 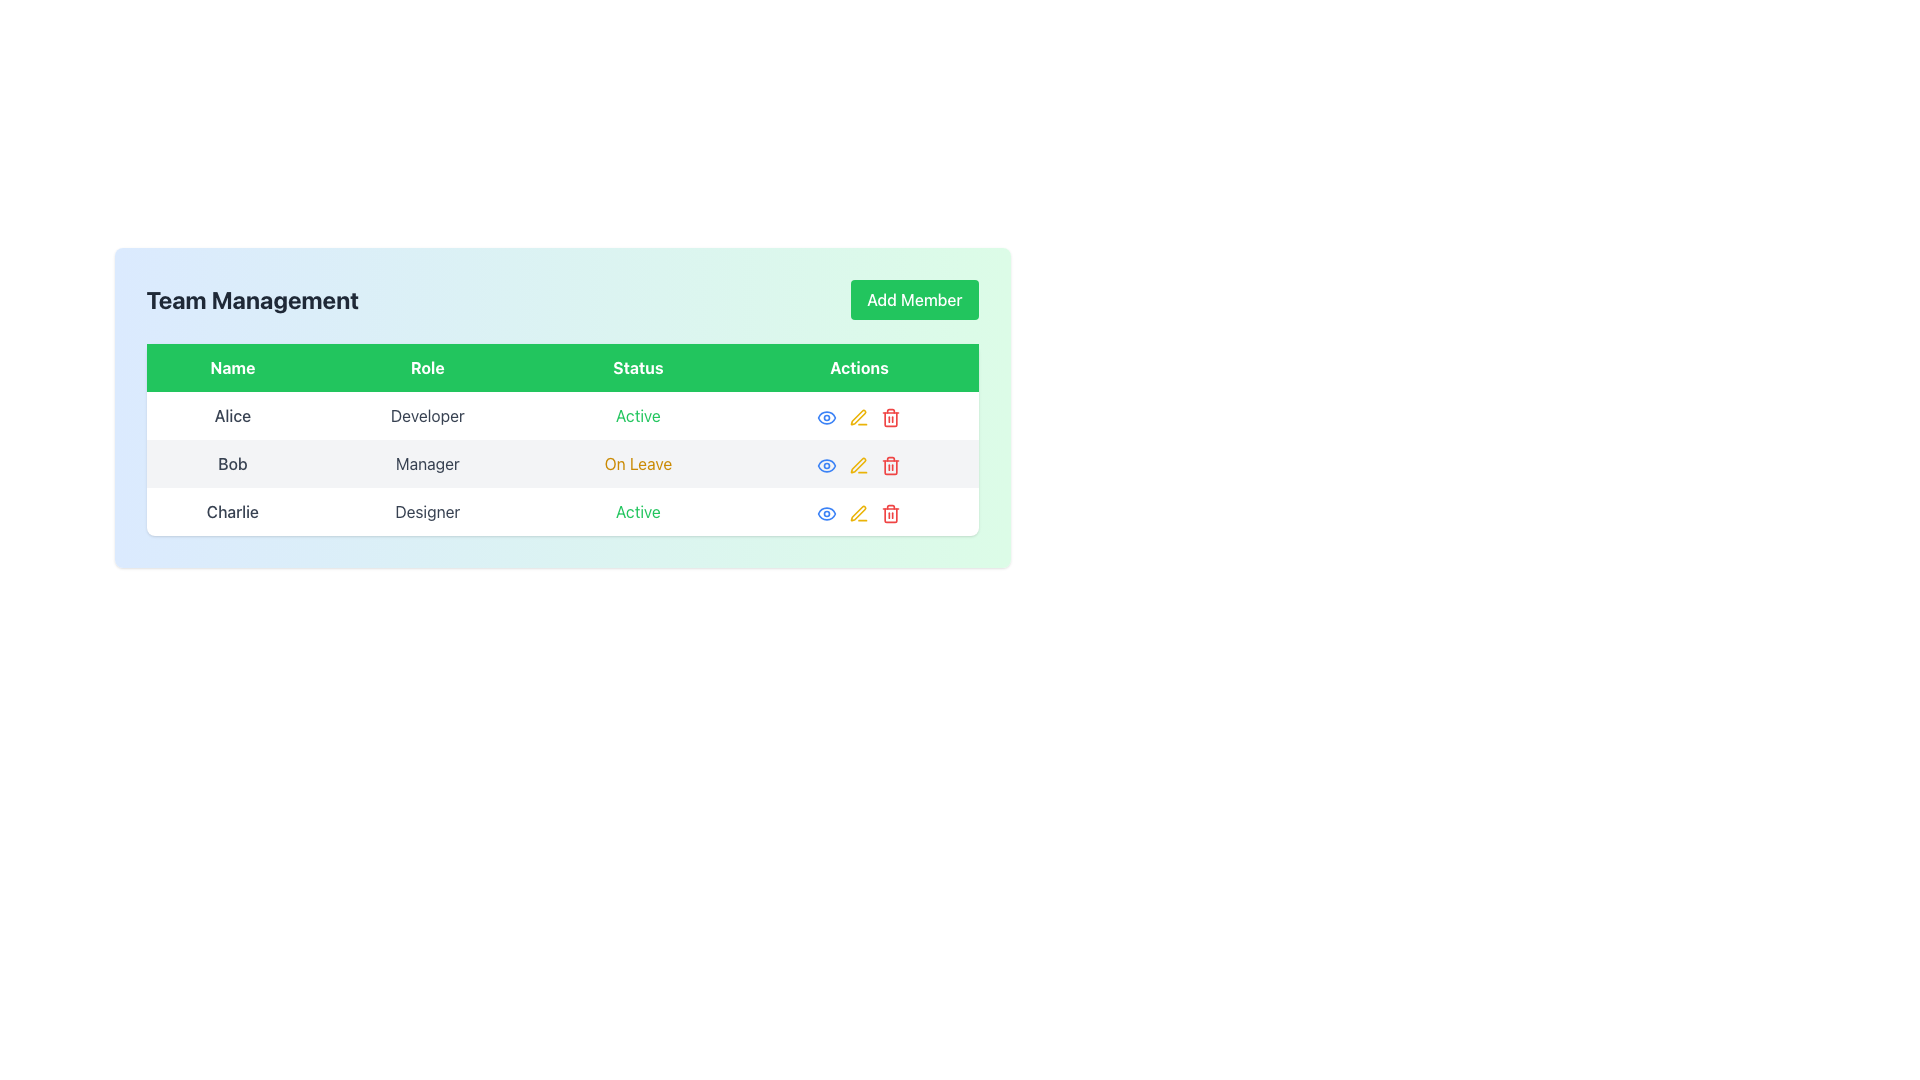 I want to click on the status indicator text label for Charlie in the 'Status' column of the Team Management table, which shows that he is currently active, so click(x=637, y=511).